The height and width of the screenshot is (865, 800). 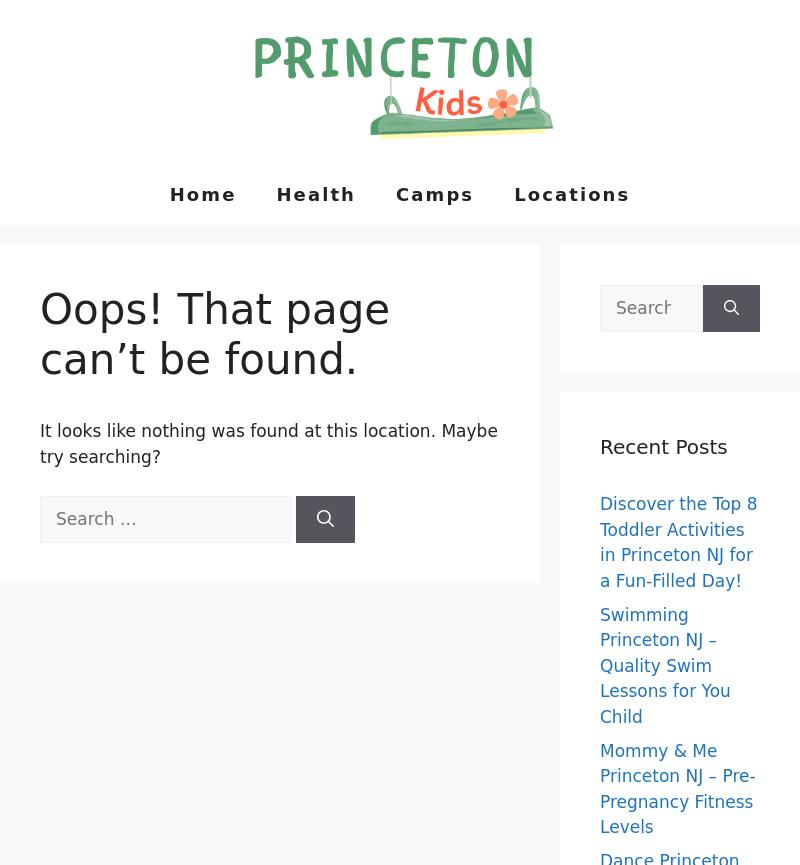 I want to click on 'Swimming Princeton NJ – Quality Swim Lessons for You Child', so click(x=664, y=665).